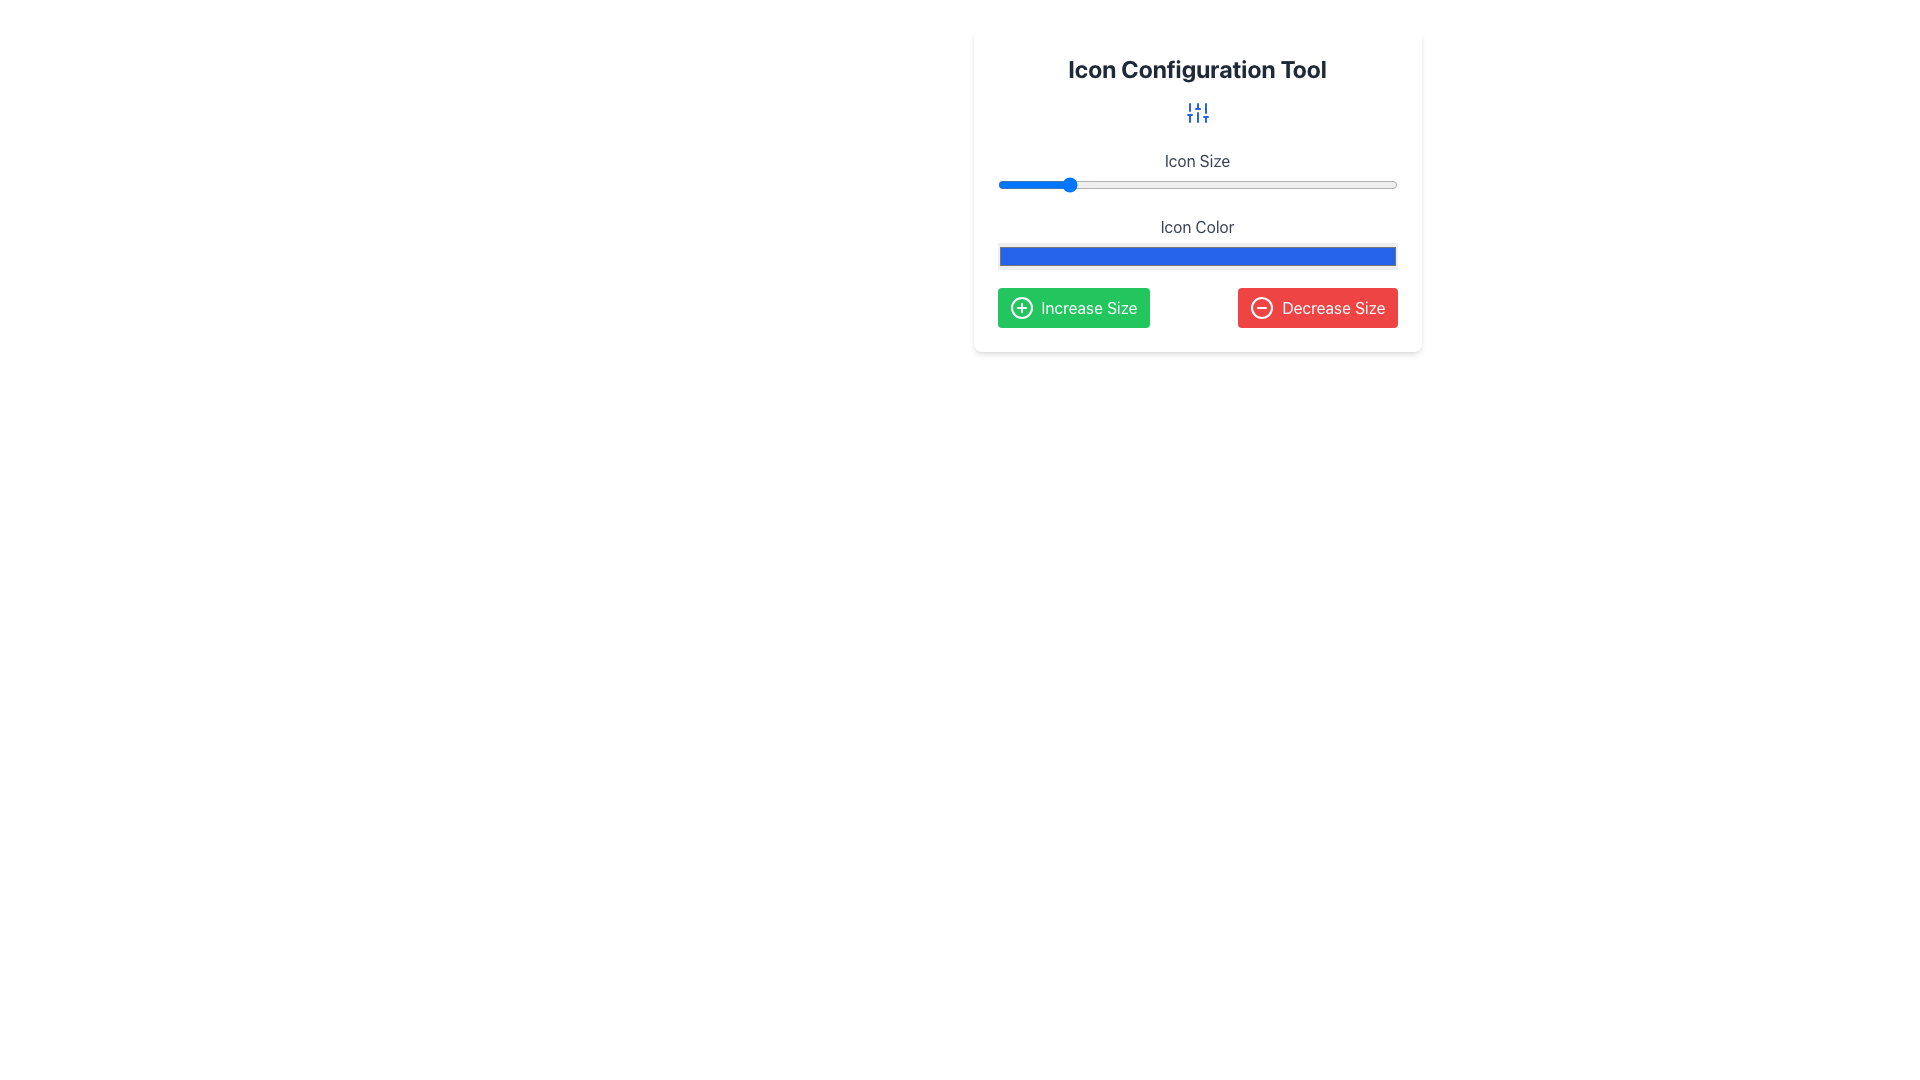 The image size is (1920, 1080). I want to click on the color input field styled with a bold blue color fill, located below the 'Icon Color' label, to manually input a color code, so click(1197, 255).